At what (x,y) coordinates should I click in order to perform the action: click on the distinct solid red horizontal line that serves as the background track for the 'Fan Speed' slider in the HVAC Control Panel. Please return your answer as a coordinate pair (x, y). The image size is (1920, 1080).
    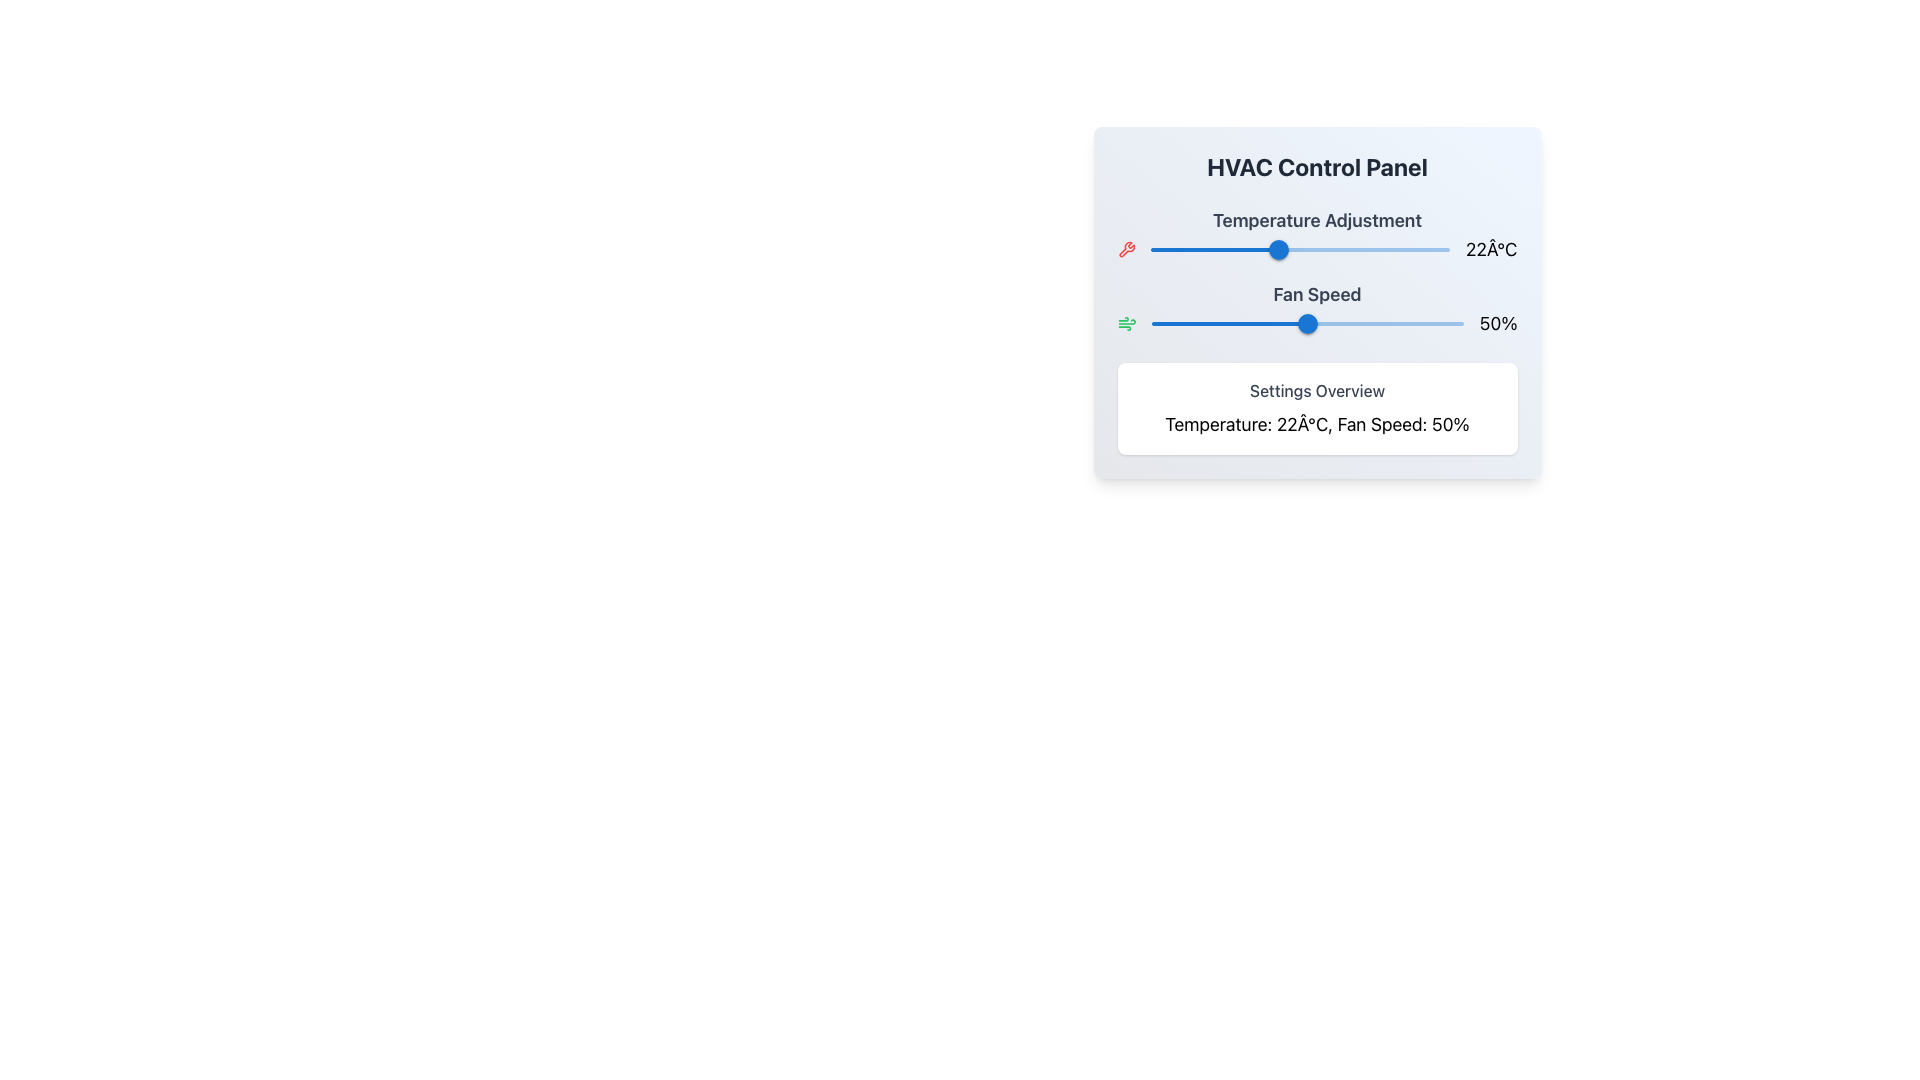
    Looking at the image, I should click on (1308, 323).